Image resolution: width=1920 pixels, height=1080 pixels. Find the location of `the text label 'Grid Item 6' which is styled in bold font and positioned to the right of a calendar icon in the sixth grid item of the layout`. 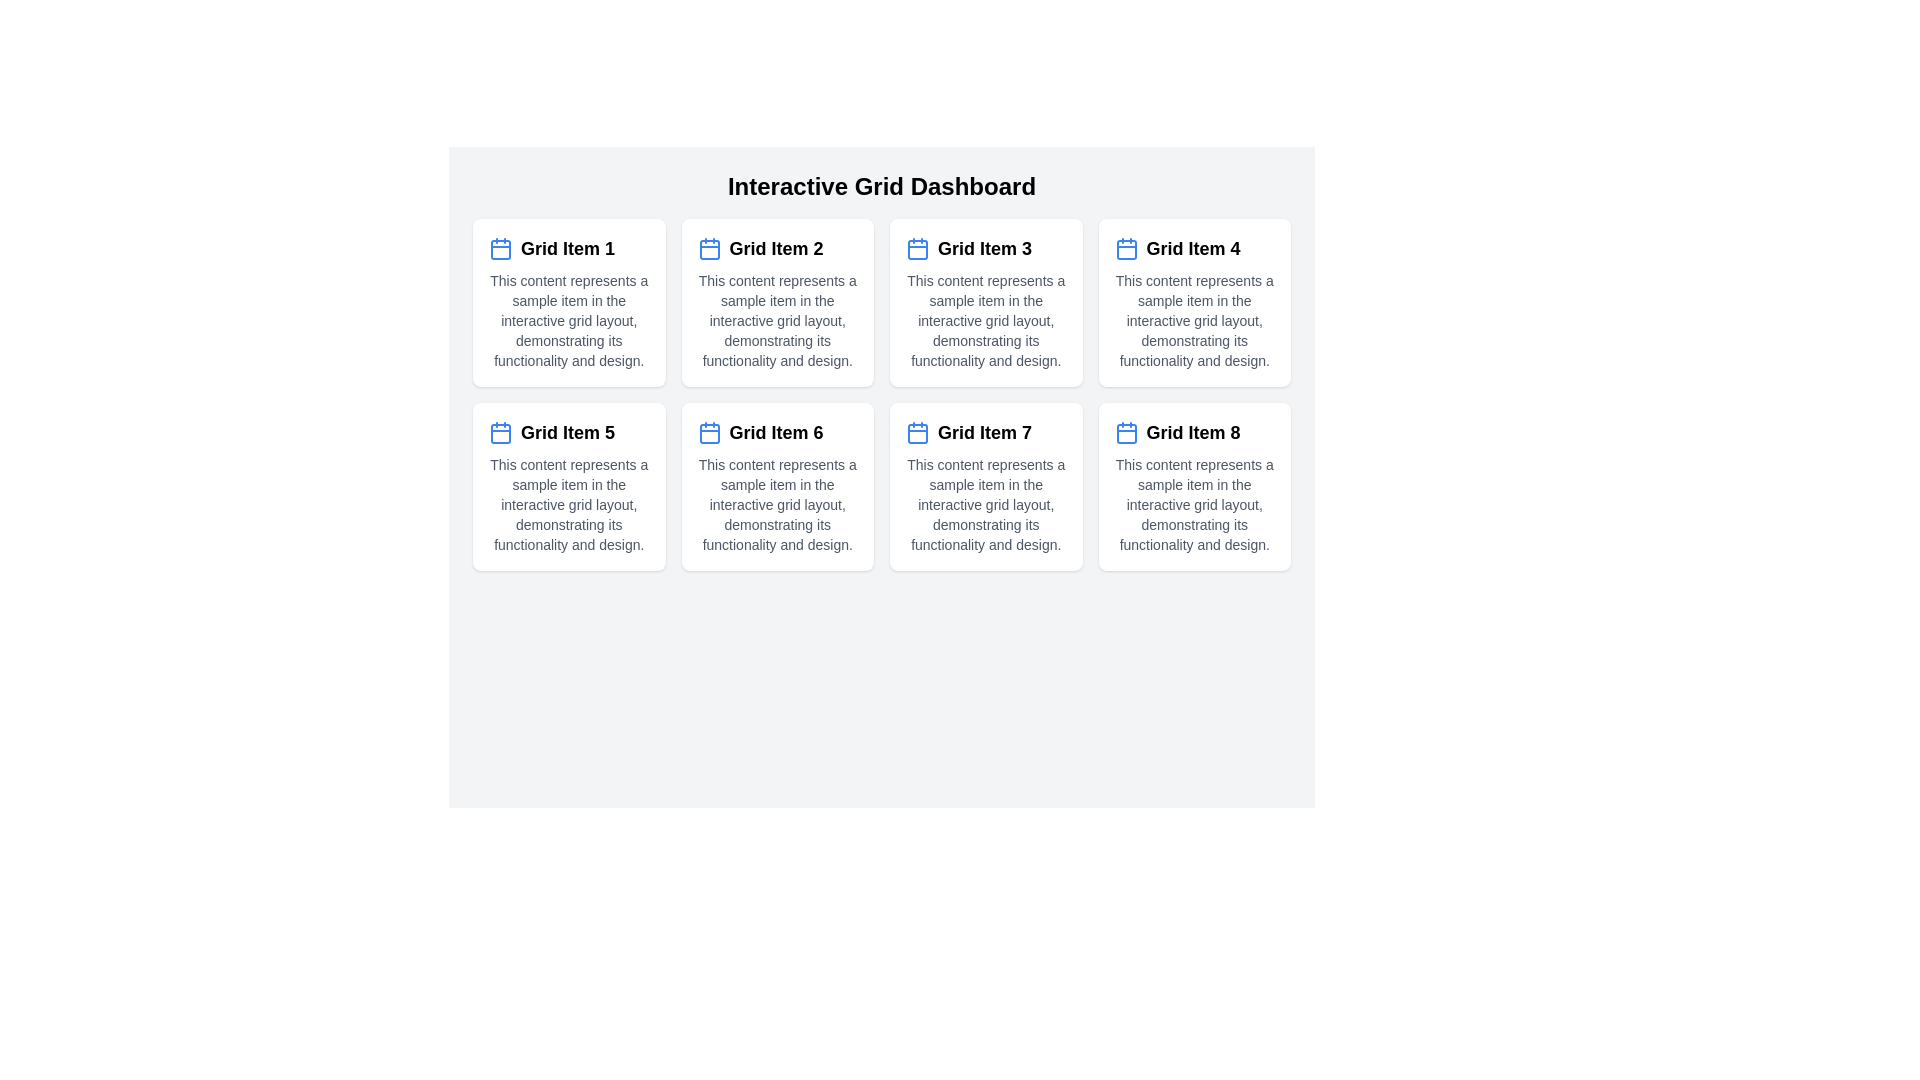

the text label 'Grid Item 6' which is styled in bold font and positioned to the right of a calendar icon in the sixth grid item of the layout is located at coordinates (775, 431).